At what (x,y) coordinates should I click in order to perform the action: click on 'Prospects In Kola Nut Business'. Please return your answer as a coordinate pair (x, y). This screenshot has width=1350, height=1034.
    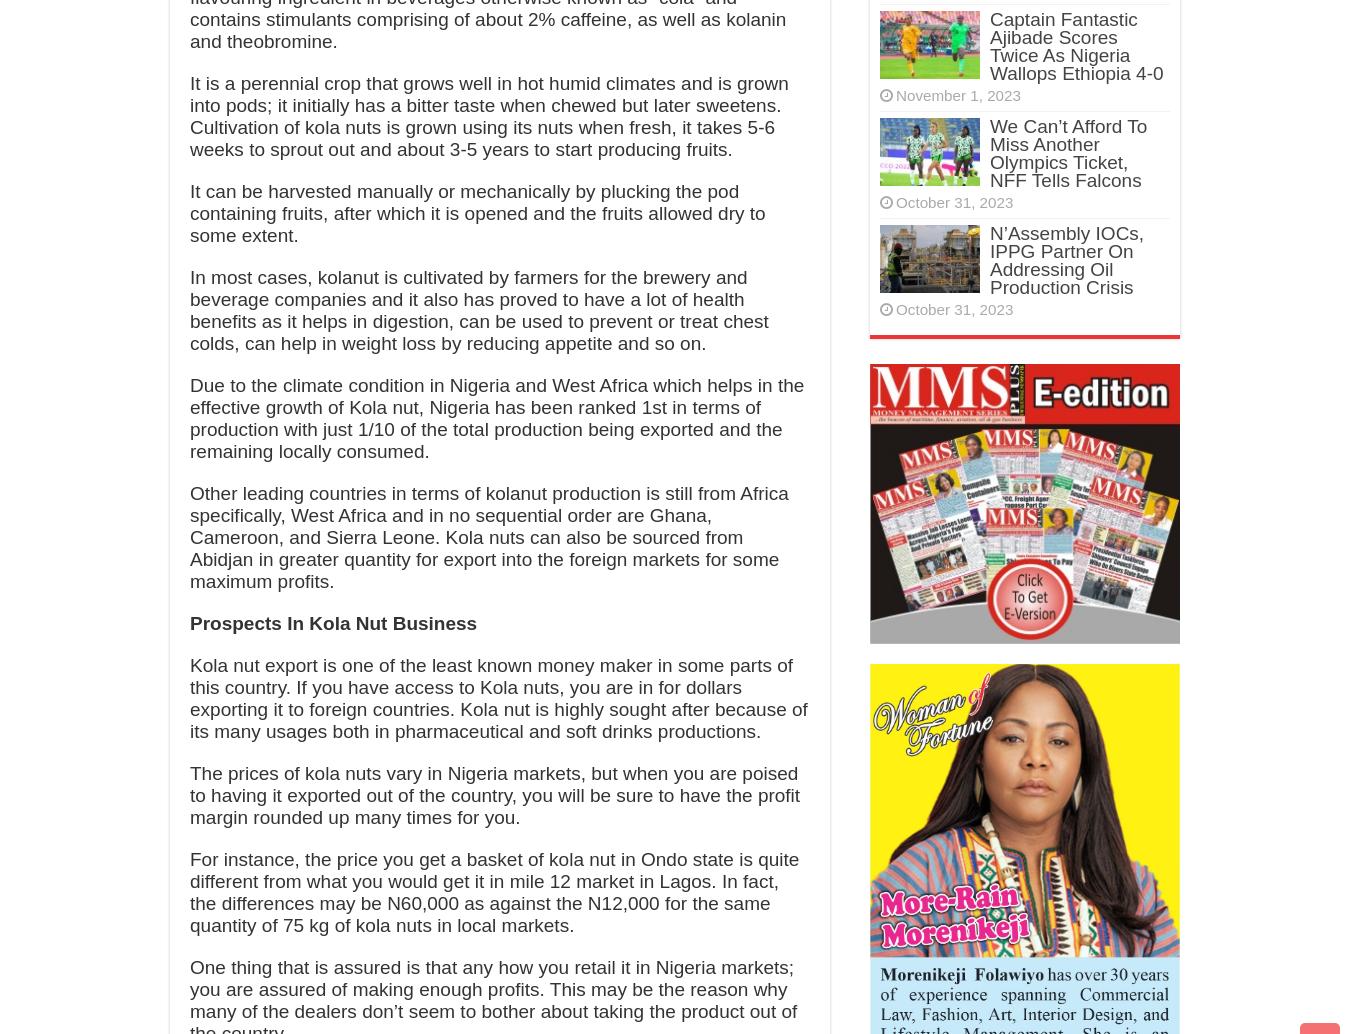
    Looking at the image, I should click on (332, 623).